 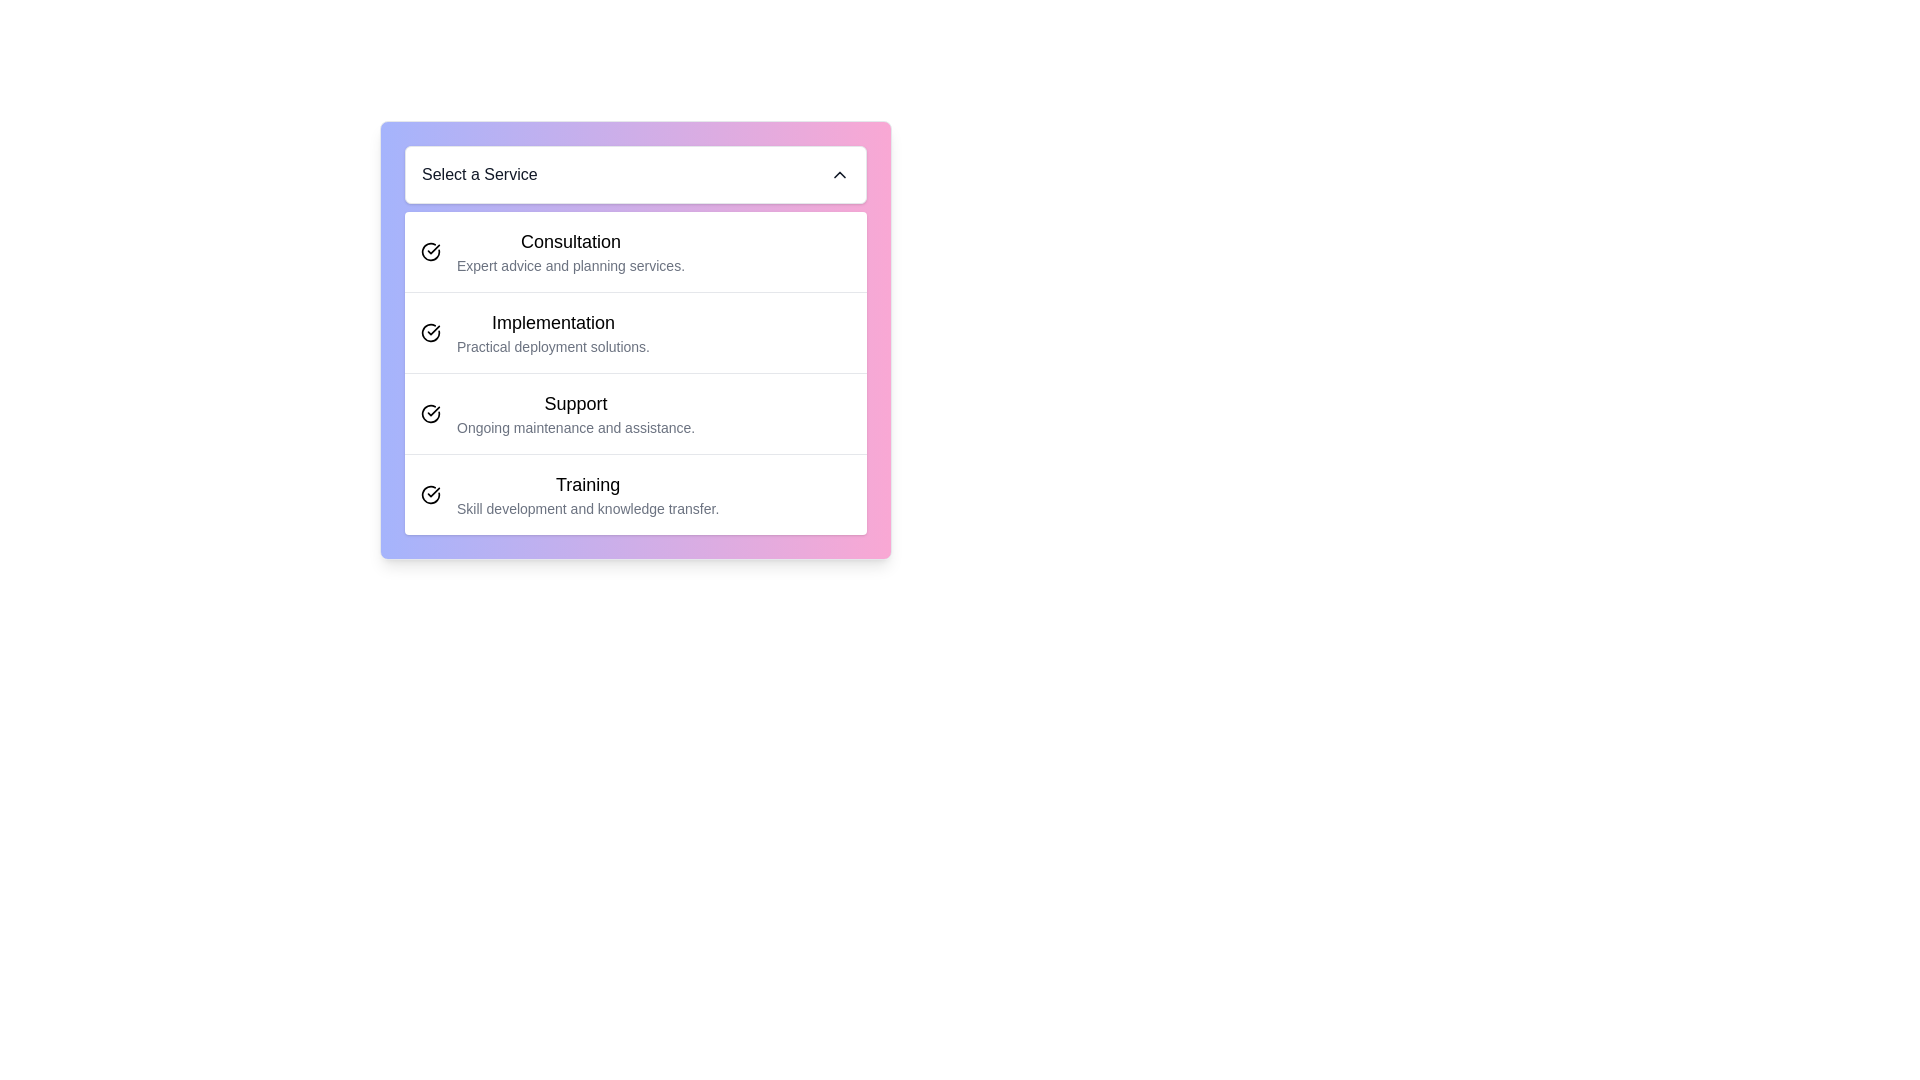 What do you see at coordinates (575, 427) in the screenshot?
I see `the descriptive text 'Ongoing maintenance and assistance.' which is styled in gray and located below the 'Support' label in the dropdown interface` at bounding box center [575, 427].